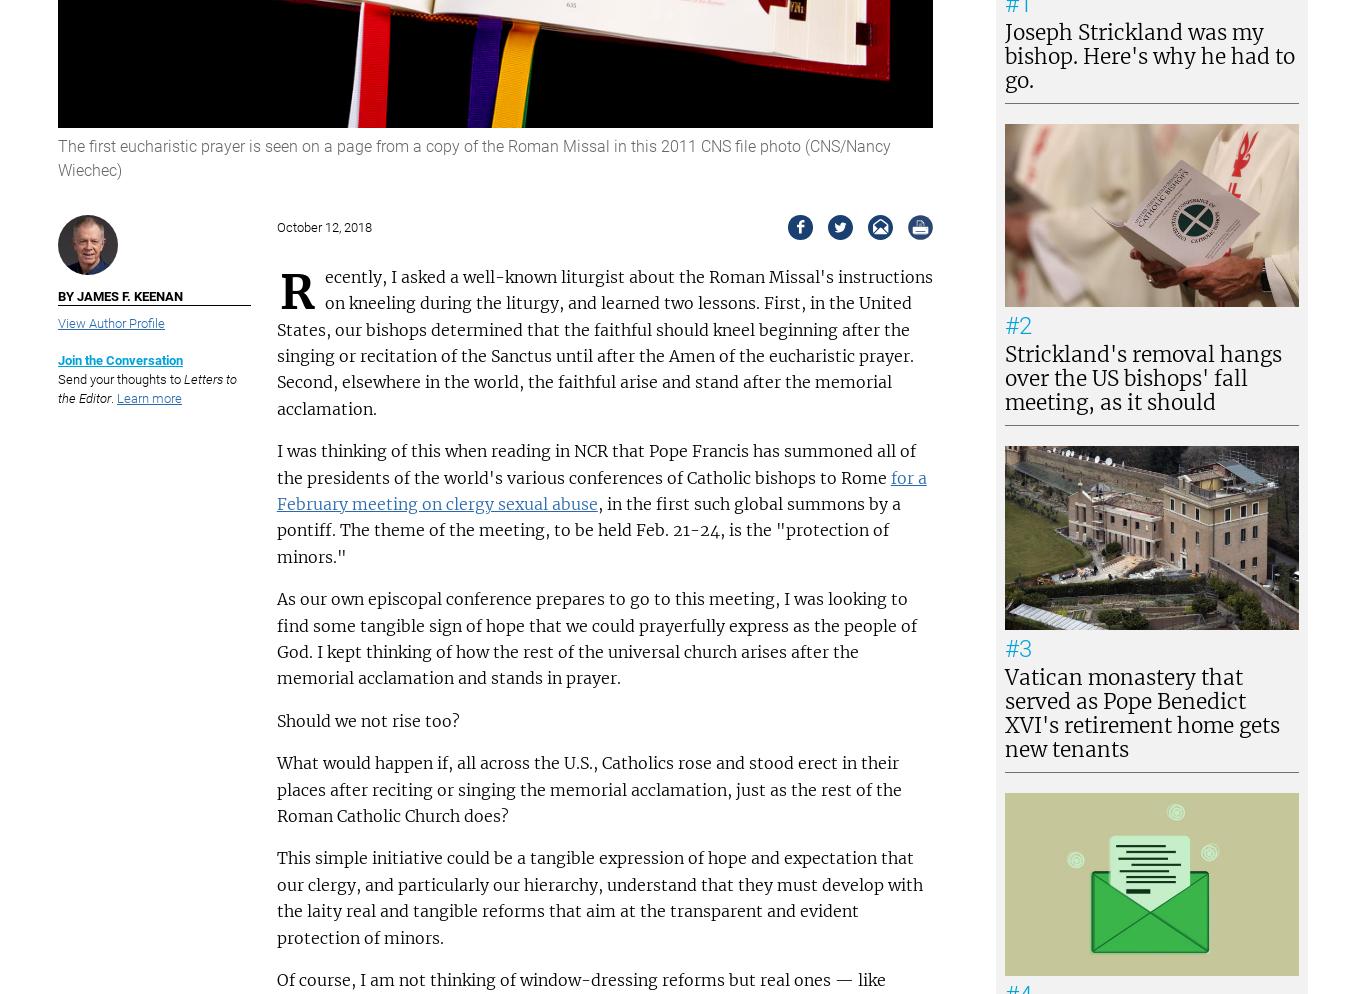 The height and width of the screenshot is (994, 1366). Describe the element at coordinates (1004, 379) in the screenshot. I see `'Strickland's removal hangs over the US bishops' fall meeting, as it should'` at that location.